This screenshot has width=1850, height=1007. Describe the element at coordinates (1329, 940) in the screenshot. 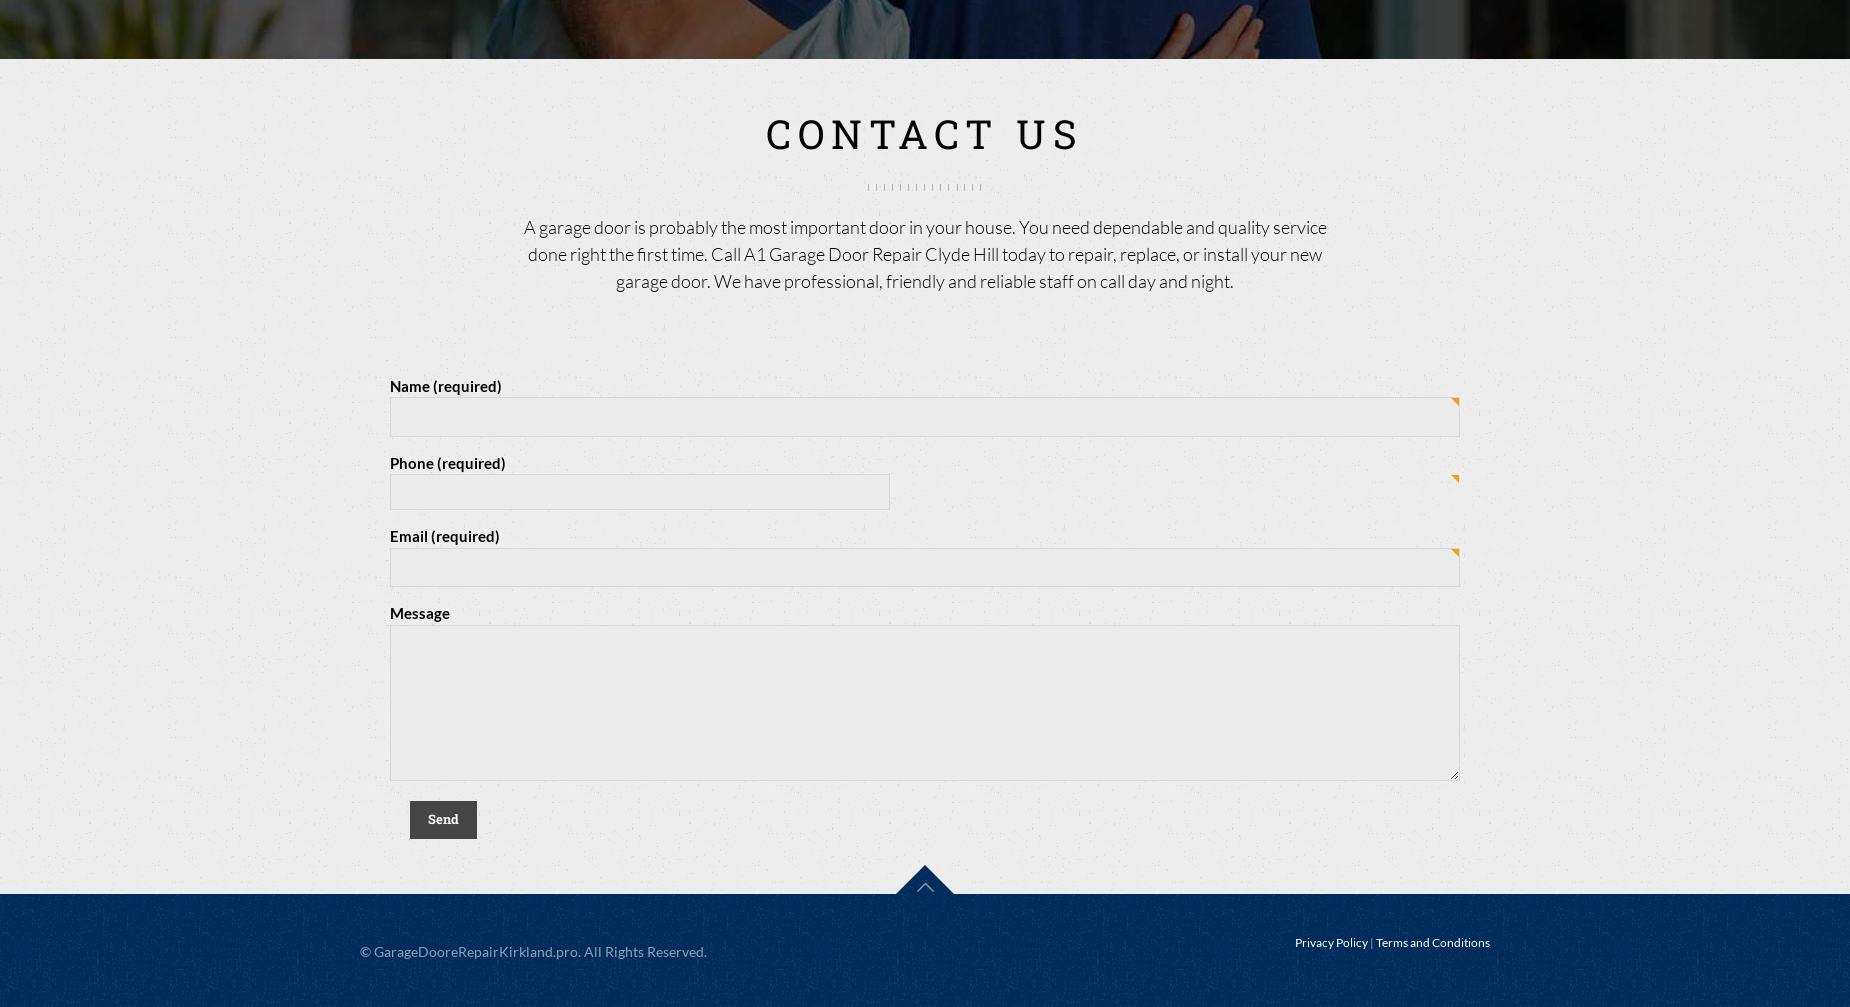

I see `'Privacy Policy'` at that location.